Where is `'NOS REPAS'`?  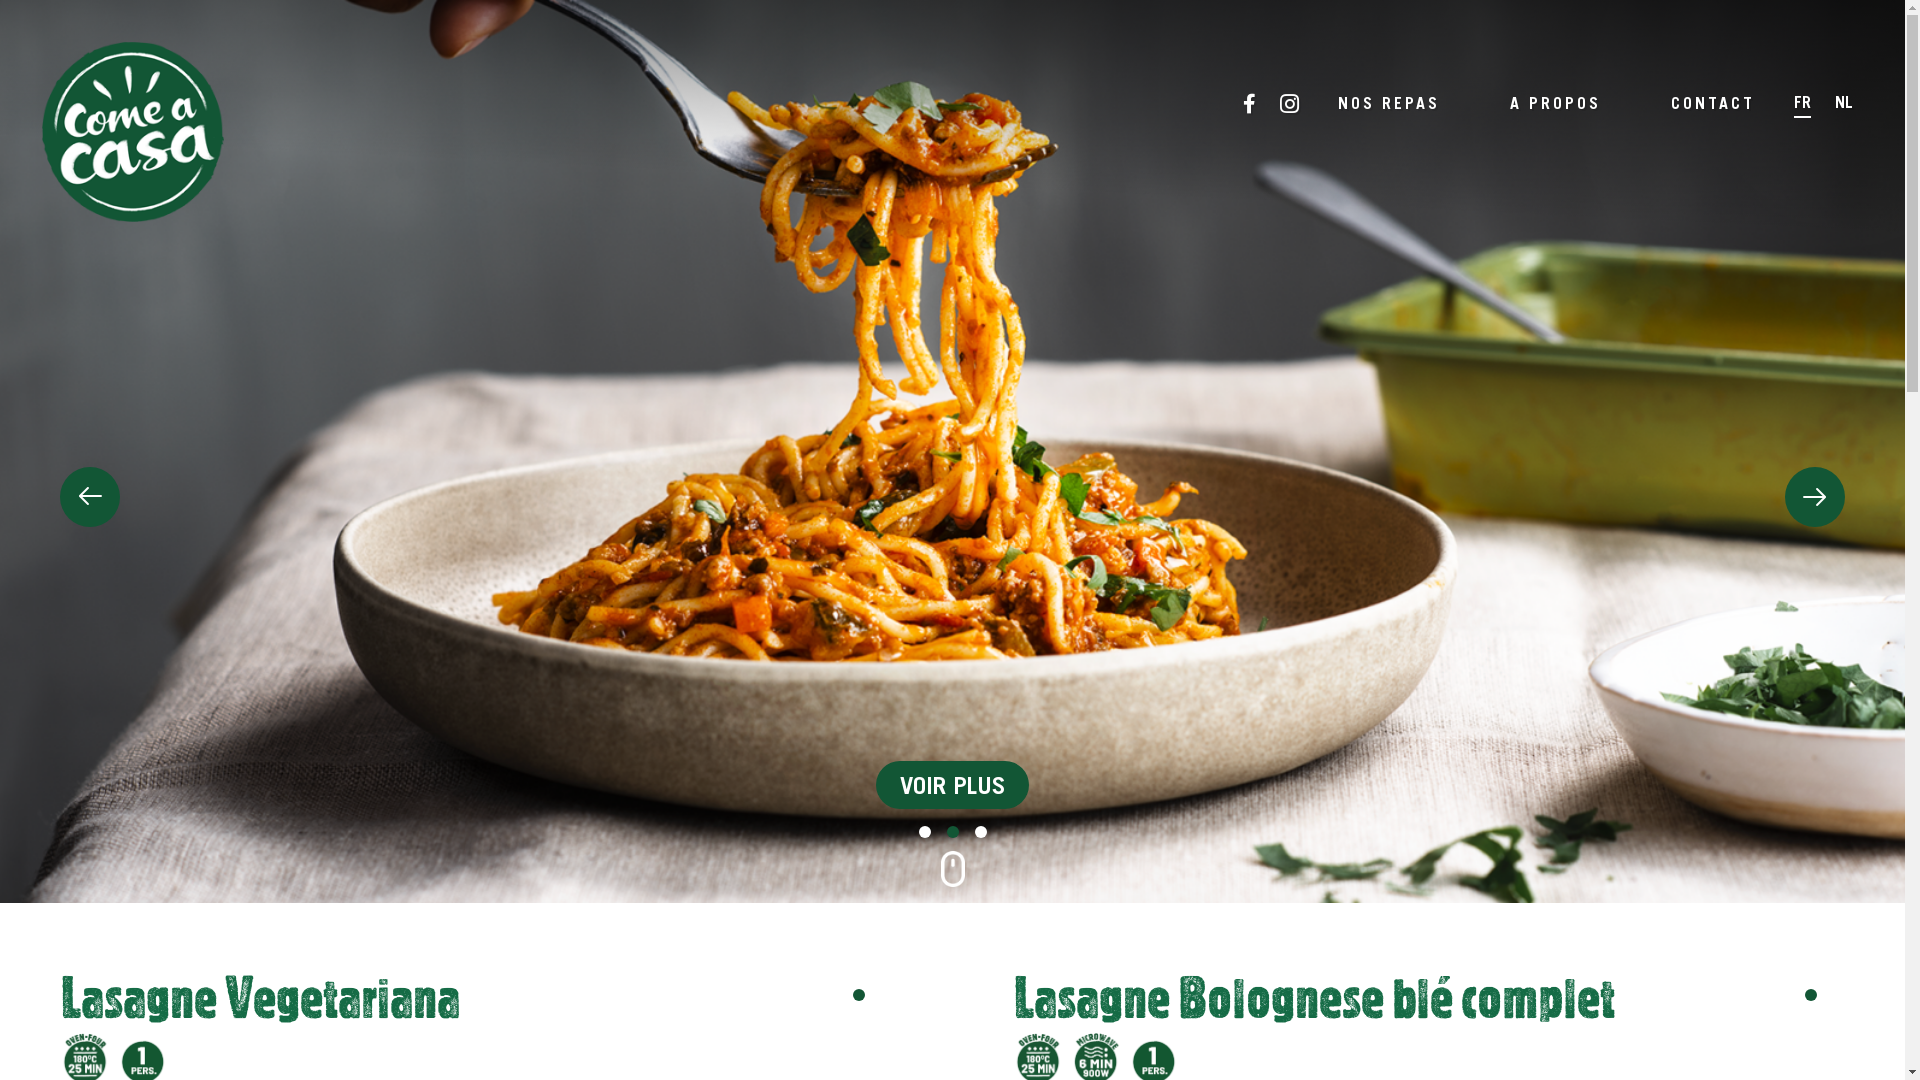
'NOS REPAS' is located at coordinates (1387, 101).